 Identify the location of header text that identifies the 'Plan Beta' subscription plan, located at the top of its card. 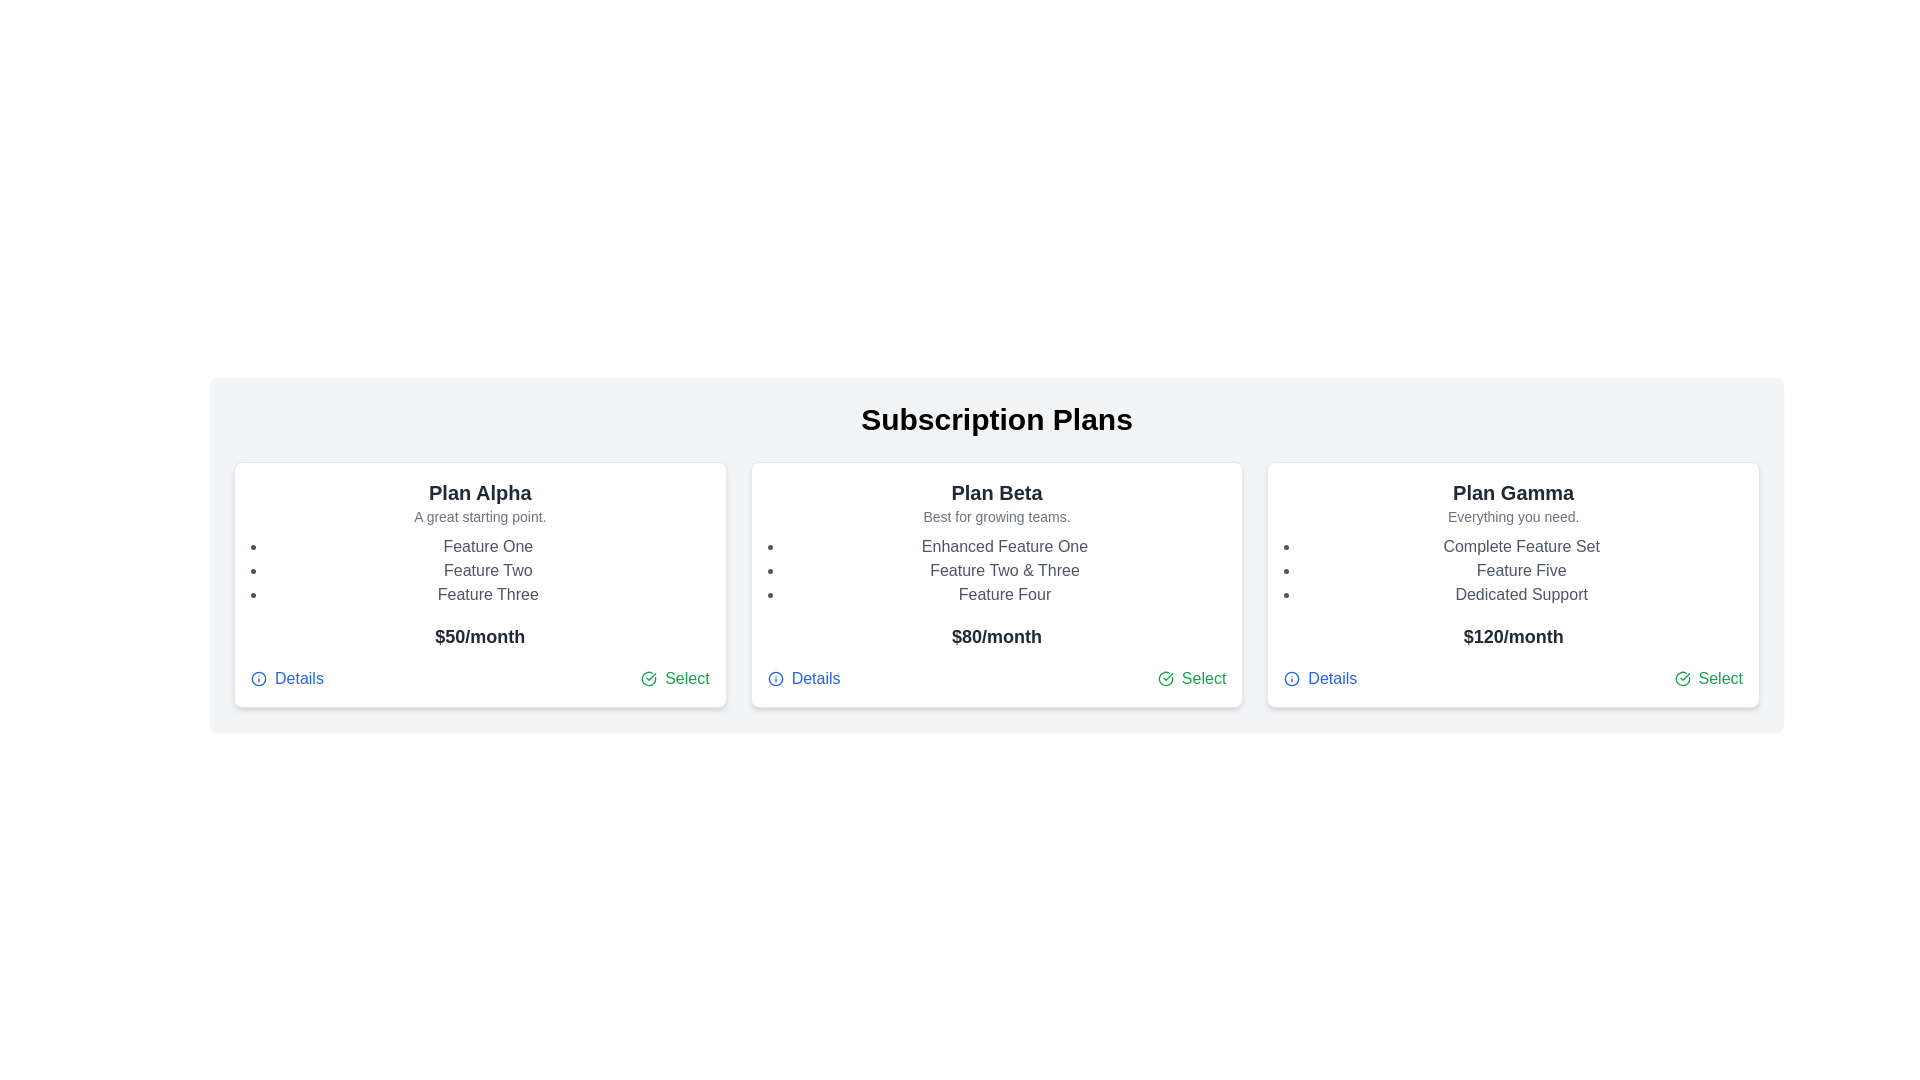
(997, 493).